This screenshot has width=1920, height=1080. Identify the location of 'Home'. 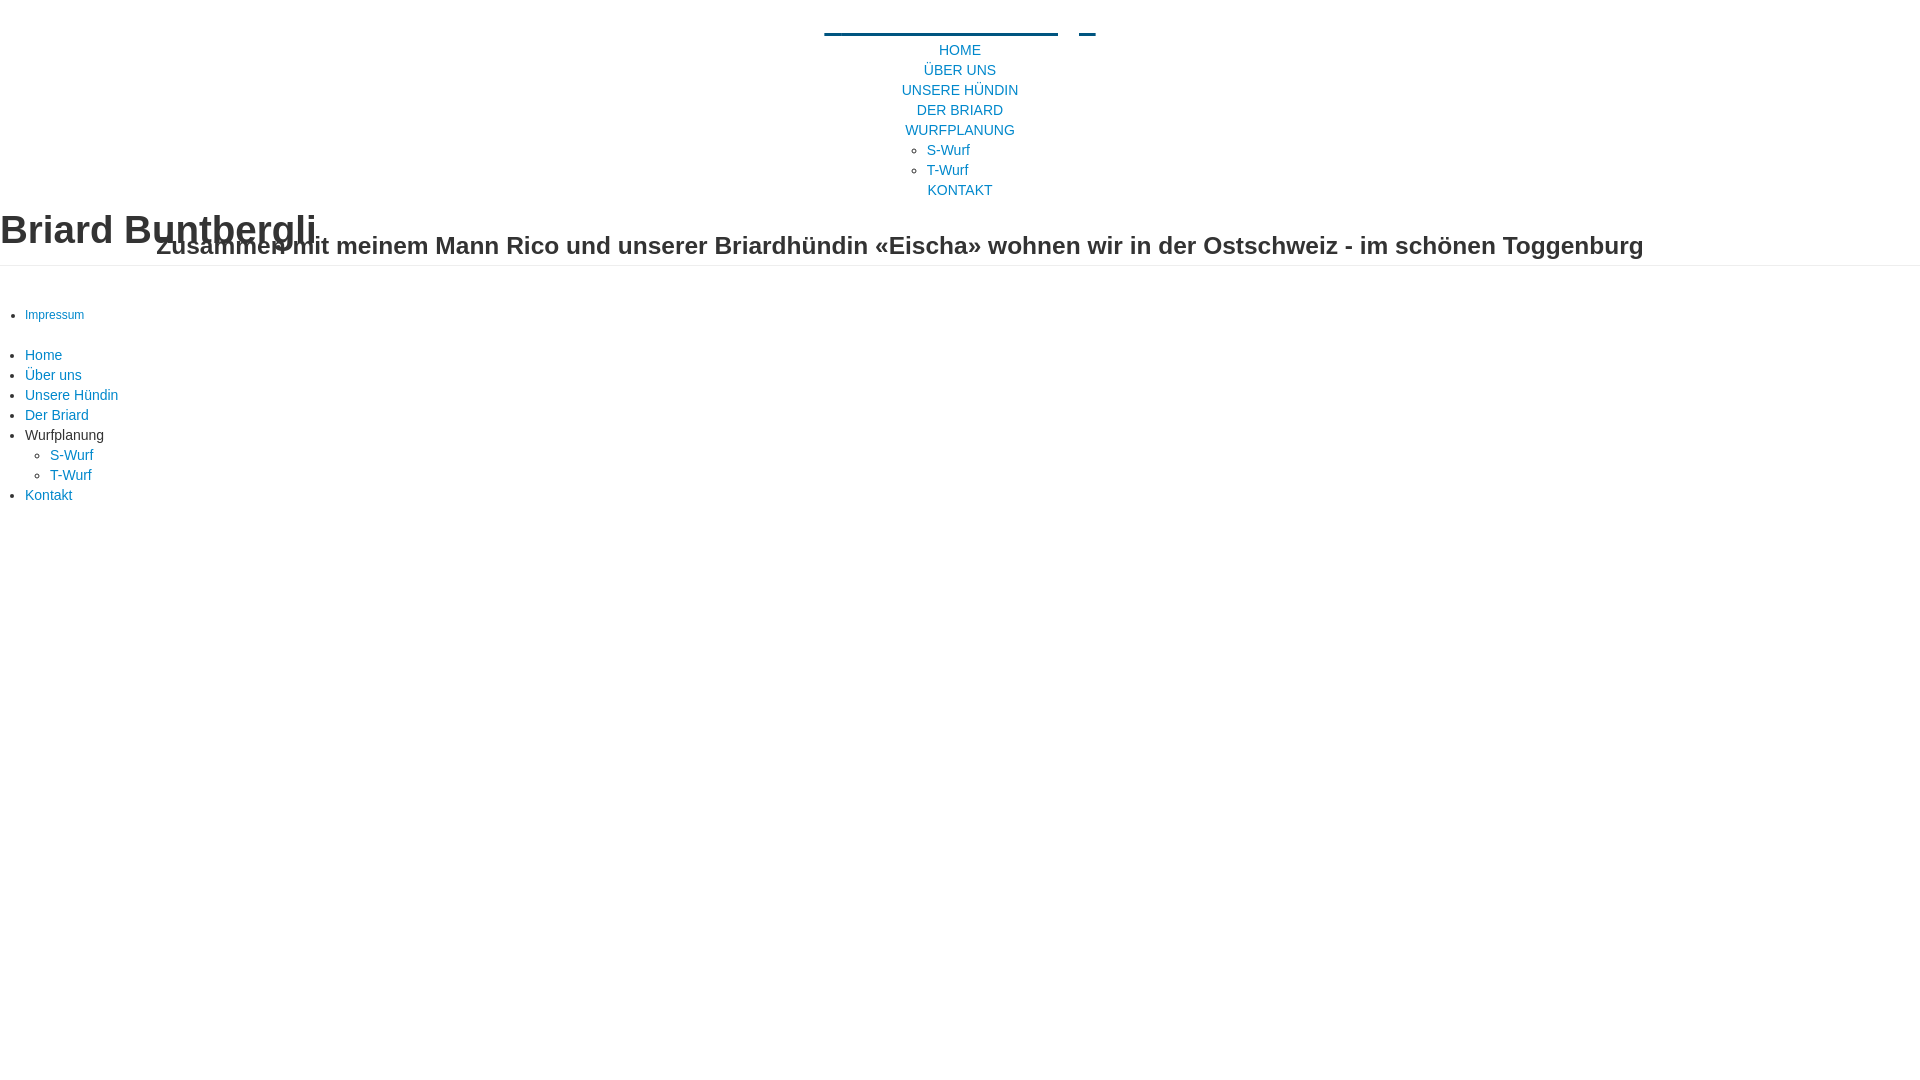
(43, 353).